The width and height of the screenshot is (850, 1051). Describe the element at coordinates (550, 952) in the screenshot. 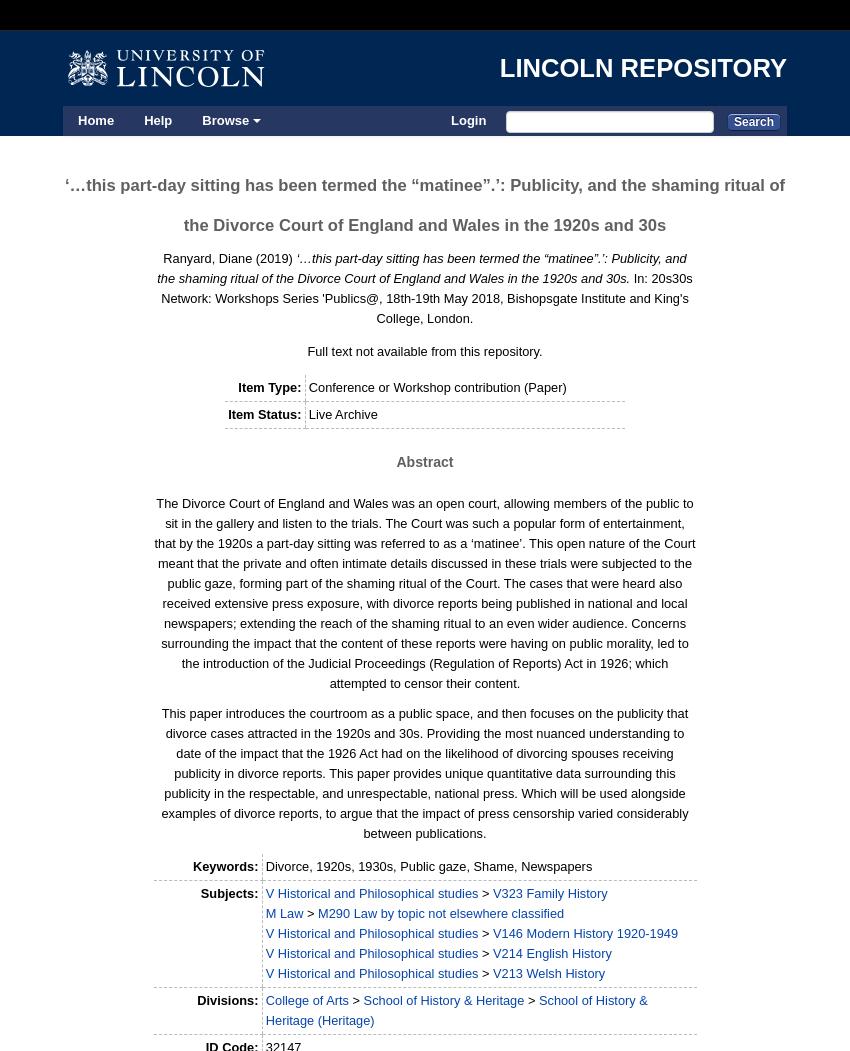

I see `'V214 English History'` at that location.